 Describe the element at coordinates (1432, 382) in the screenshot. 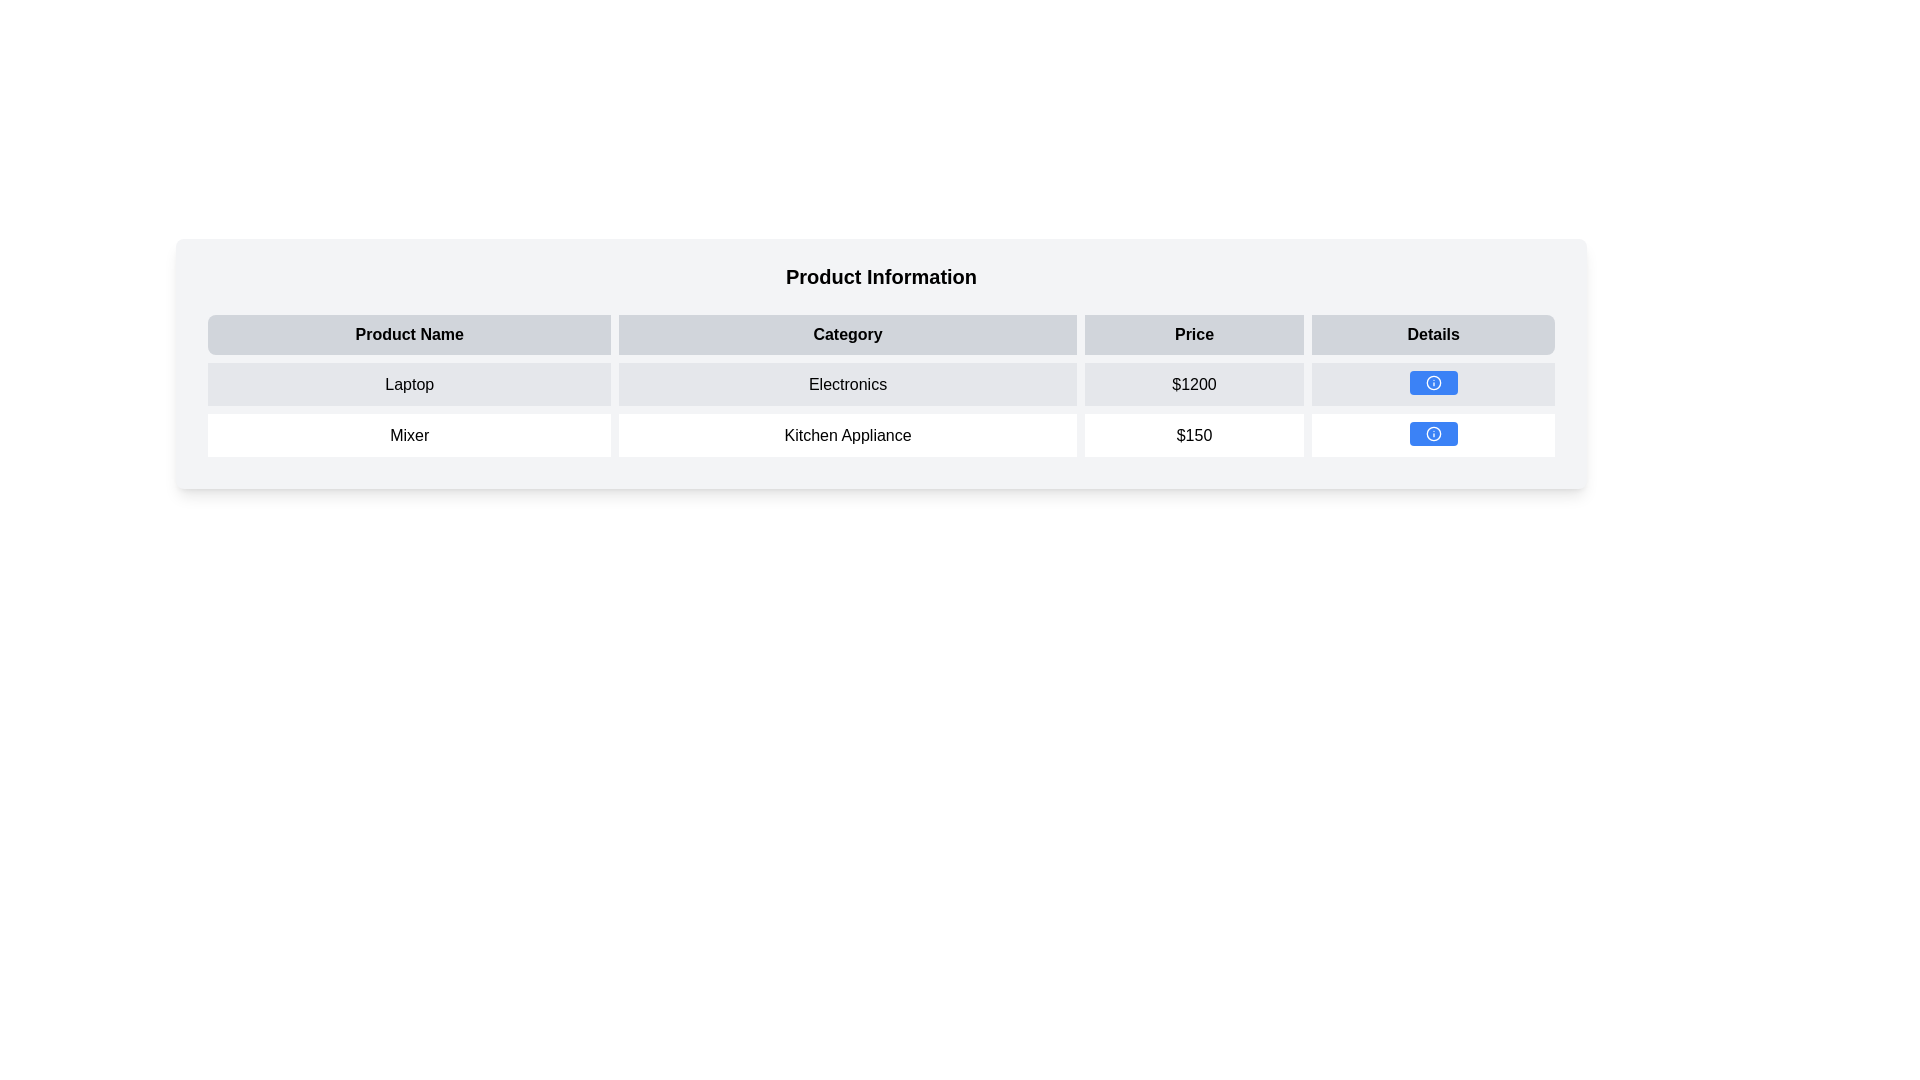

I see `the outer circular outline of the SVG icon located in the 'Details' column of the second row in the table` at that location.